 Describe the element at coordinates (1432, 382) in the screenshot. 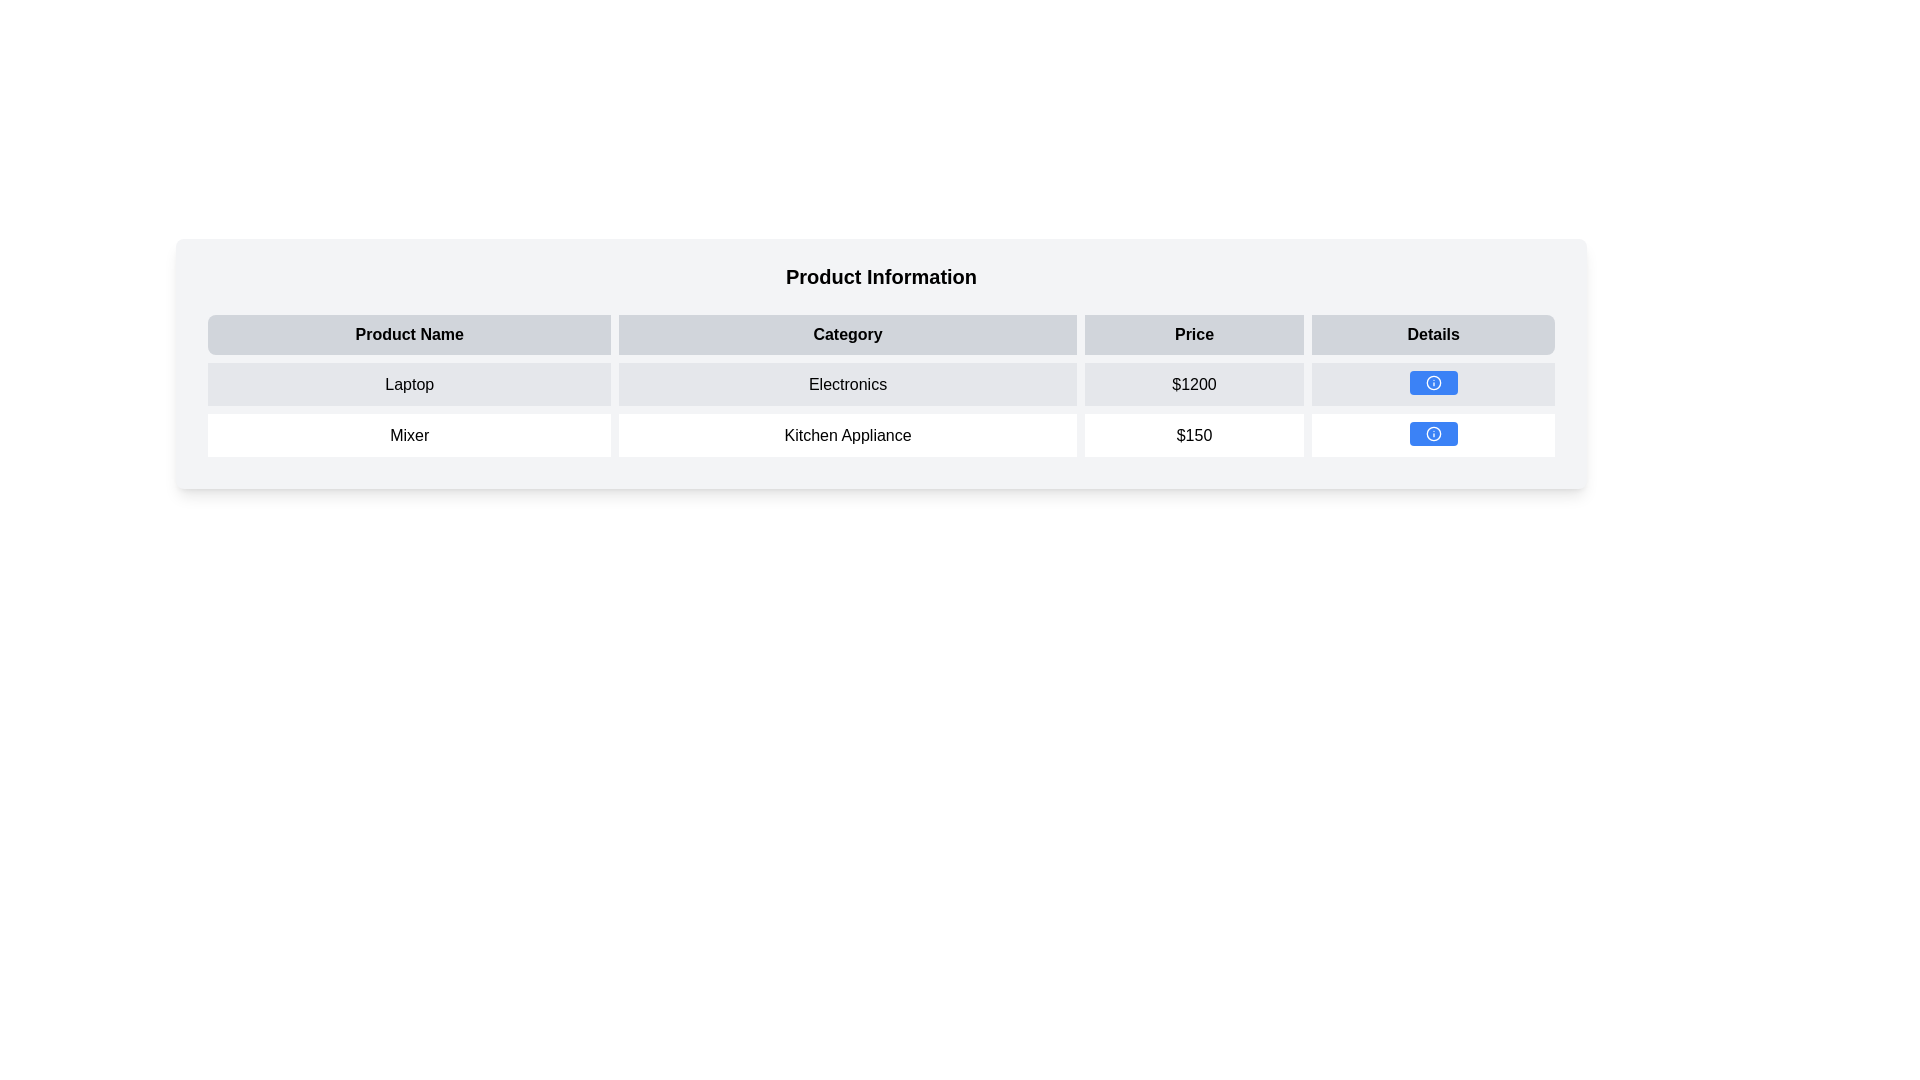

I see `the outer circular outline of the SVG icon located in the 'Details' column of the second row in the table` at that location.